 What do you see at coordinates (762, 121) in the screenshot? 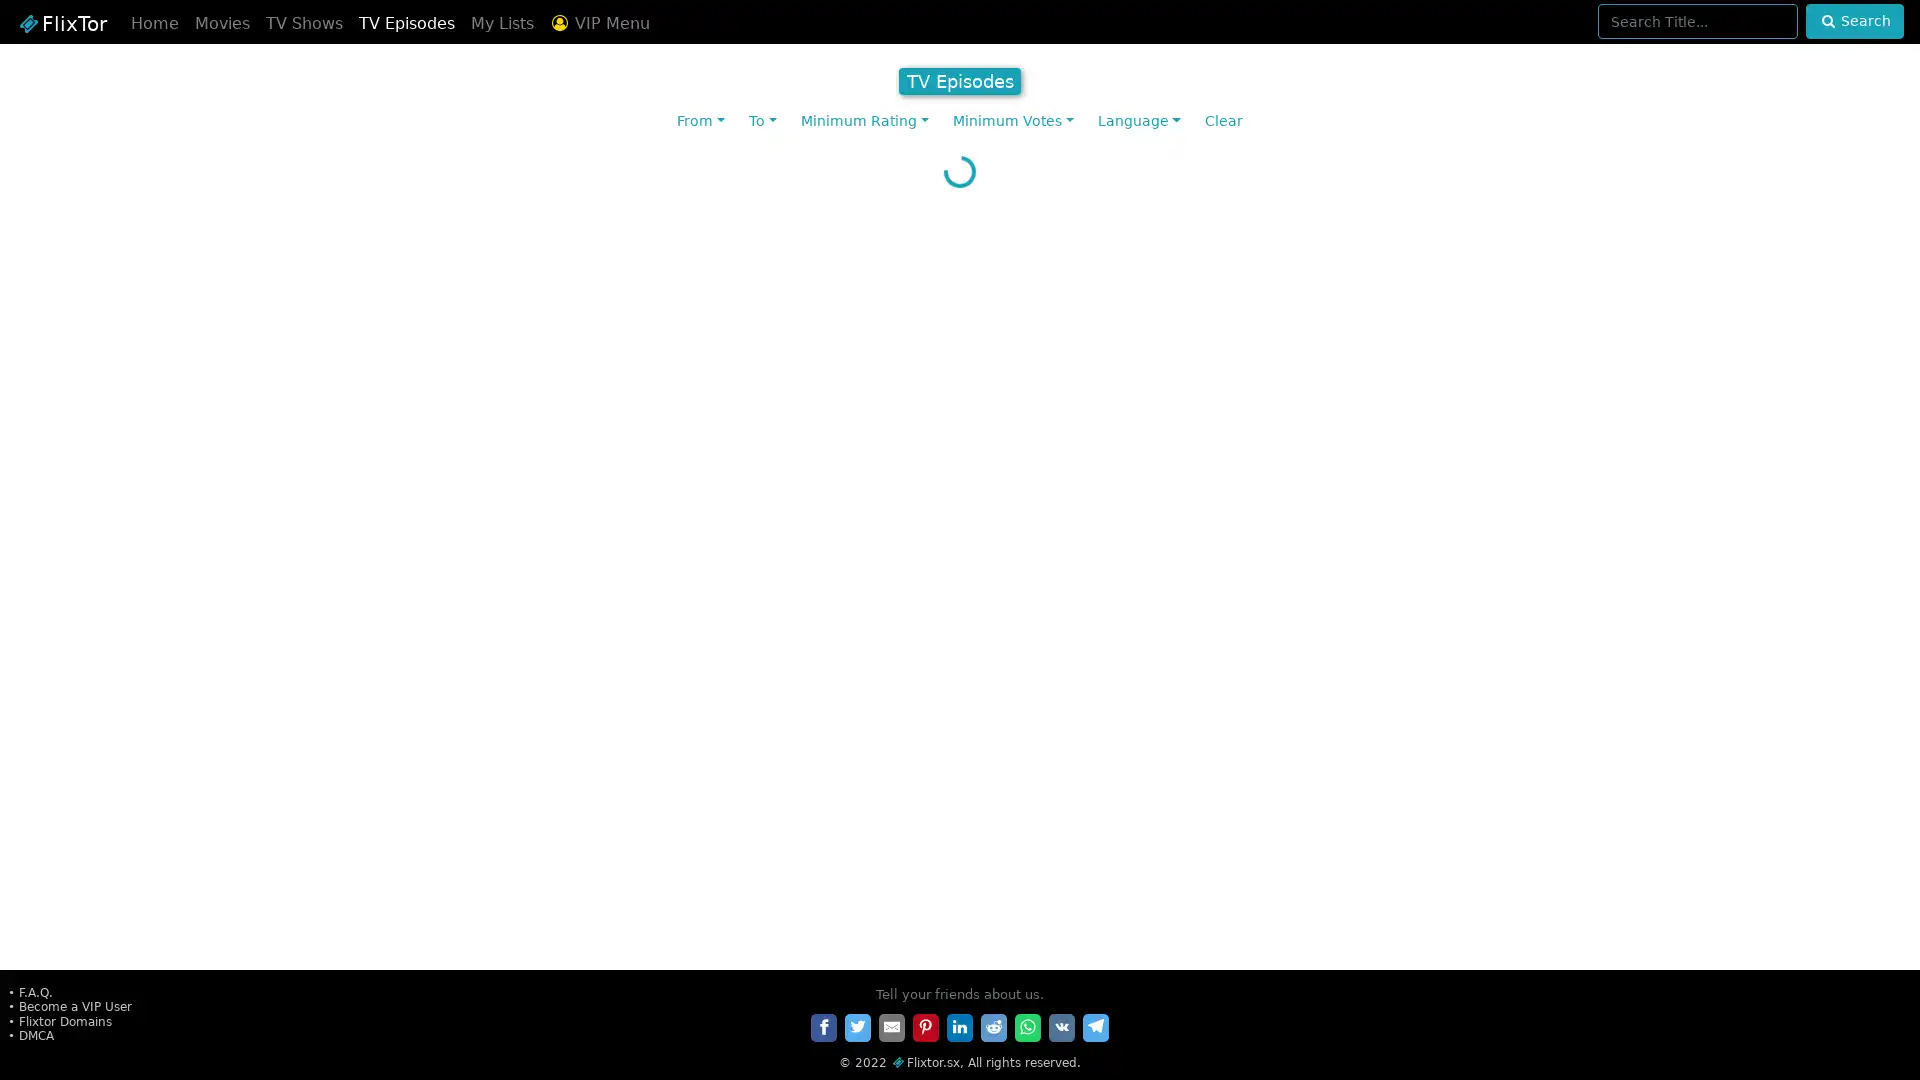
I see `To` at bounding box center [762, 121].